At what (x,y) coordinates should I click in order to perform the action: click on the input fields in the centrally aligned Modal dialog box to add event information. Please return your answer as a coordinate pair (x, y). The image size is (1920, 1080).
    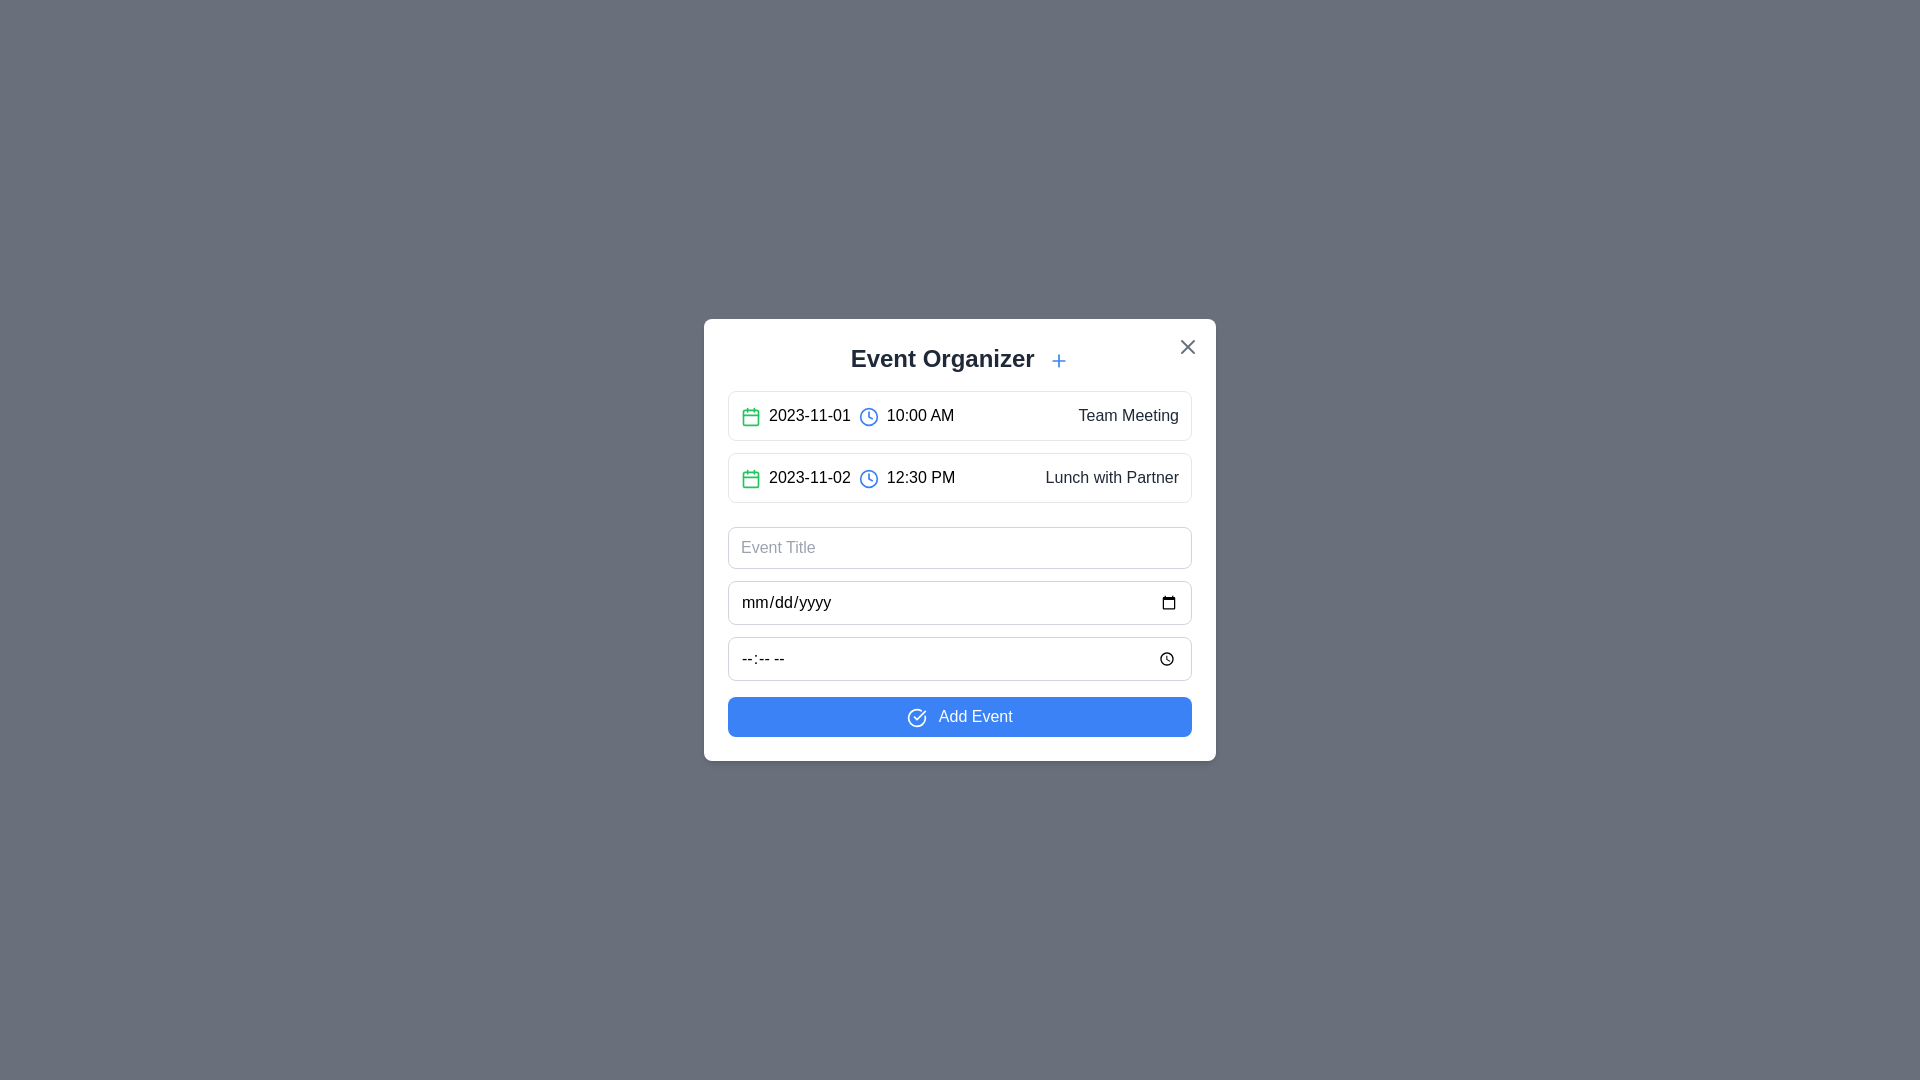
    Looking at the image, I should click on (960, 540).